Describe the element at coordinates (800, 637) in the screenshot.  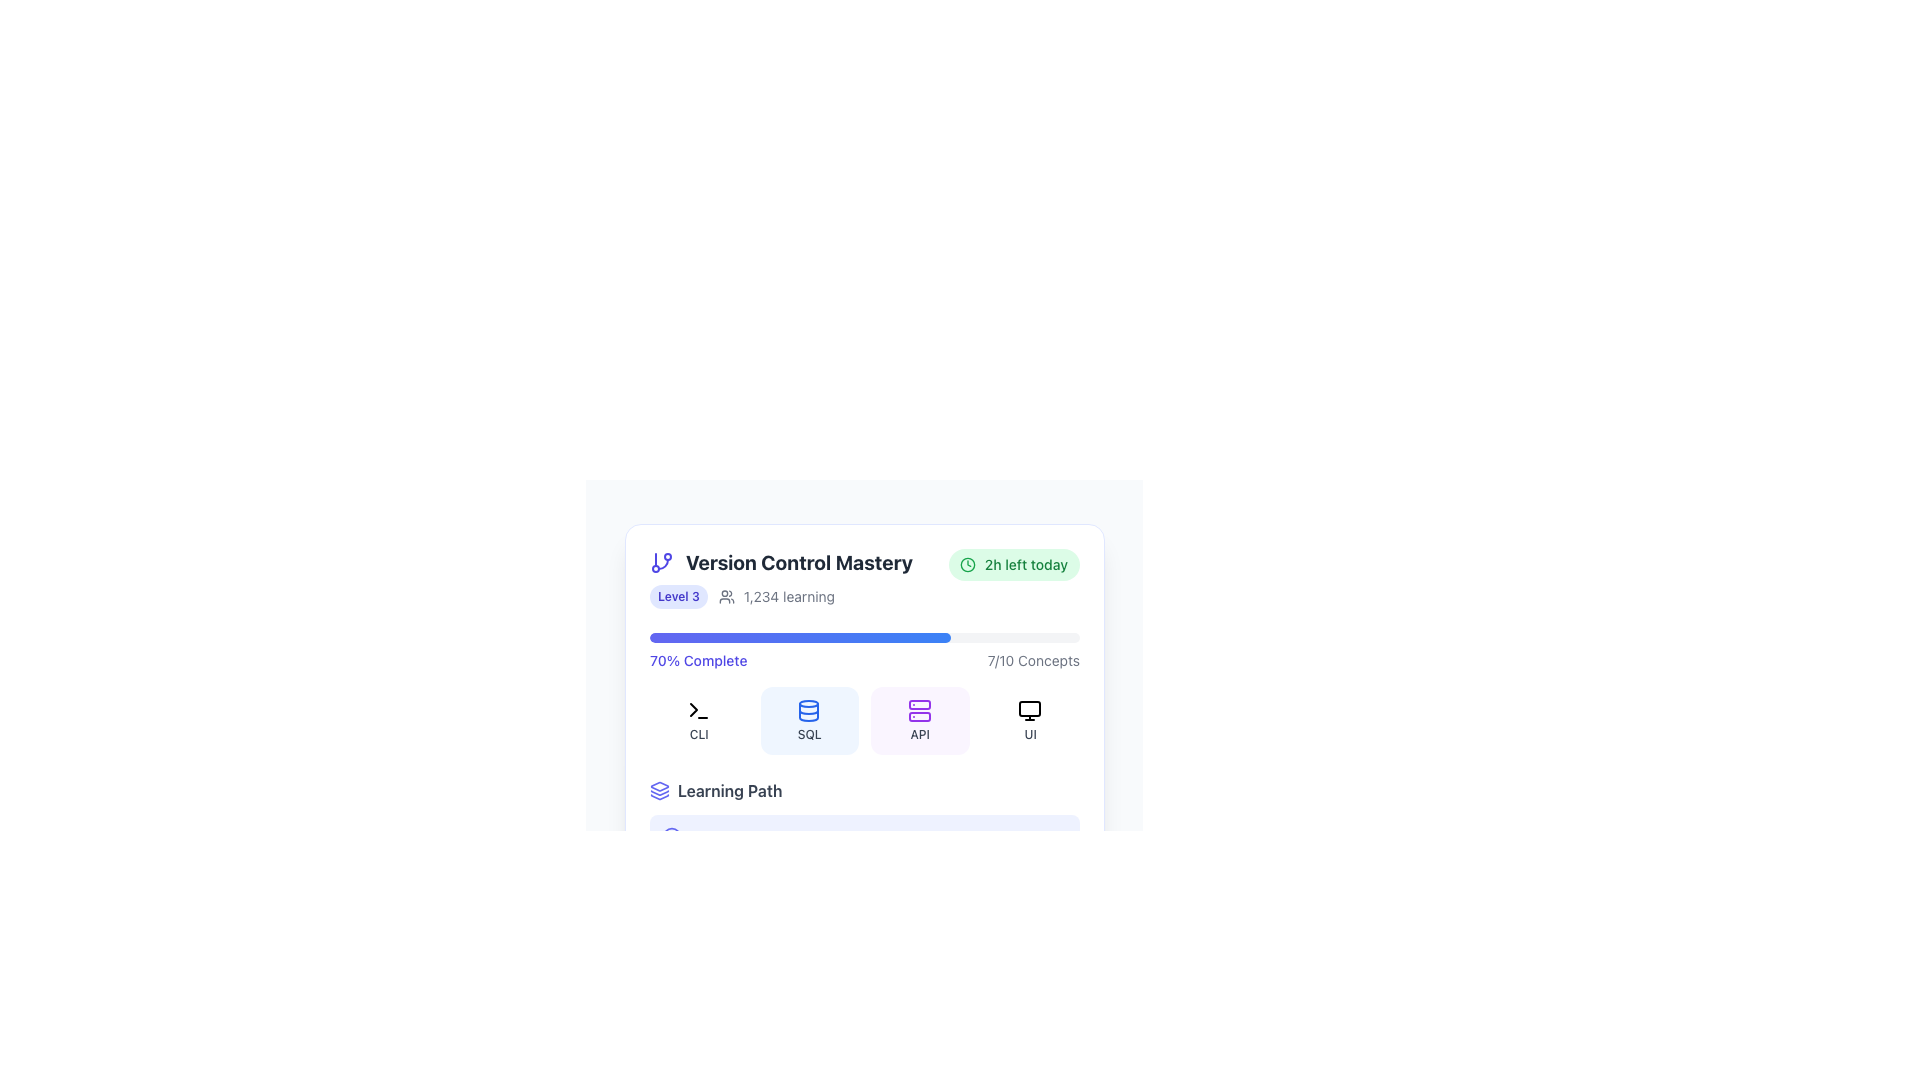
I see `the filled portion of the progress bar, which is a horizontal bar with a gradient color transitioning from indigo to blue, located below the title '70% Complete' and the data '7/10 Concepts'` at that location.